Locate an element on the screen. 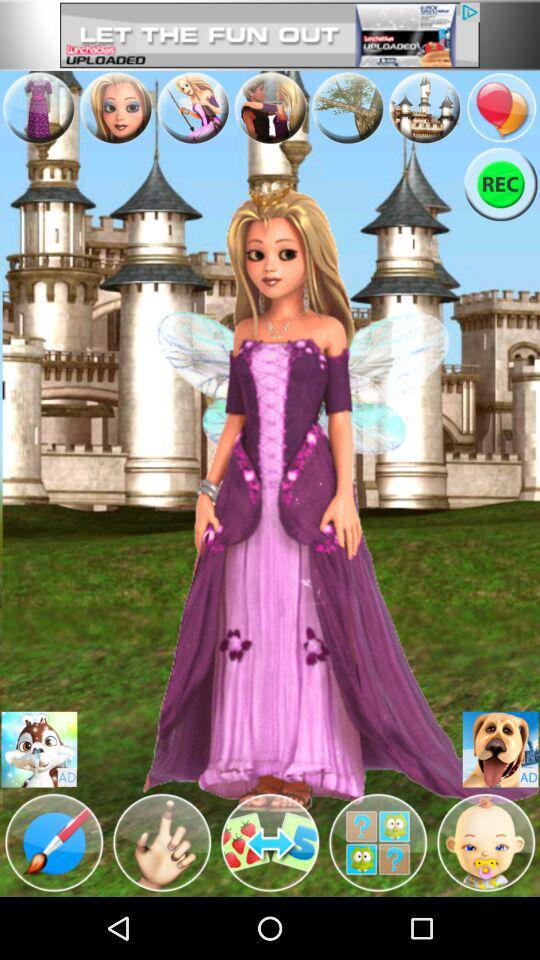 This screenshot has width=540, height=960. advertisement is located at coordinates (346, 108).